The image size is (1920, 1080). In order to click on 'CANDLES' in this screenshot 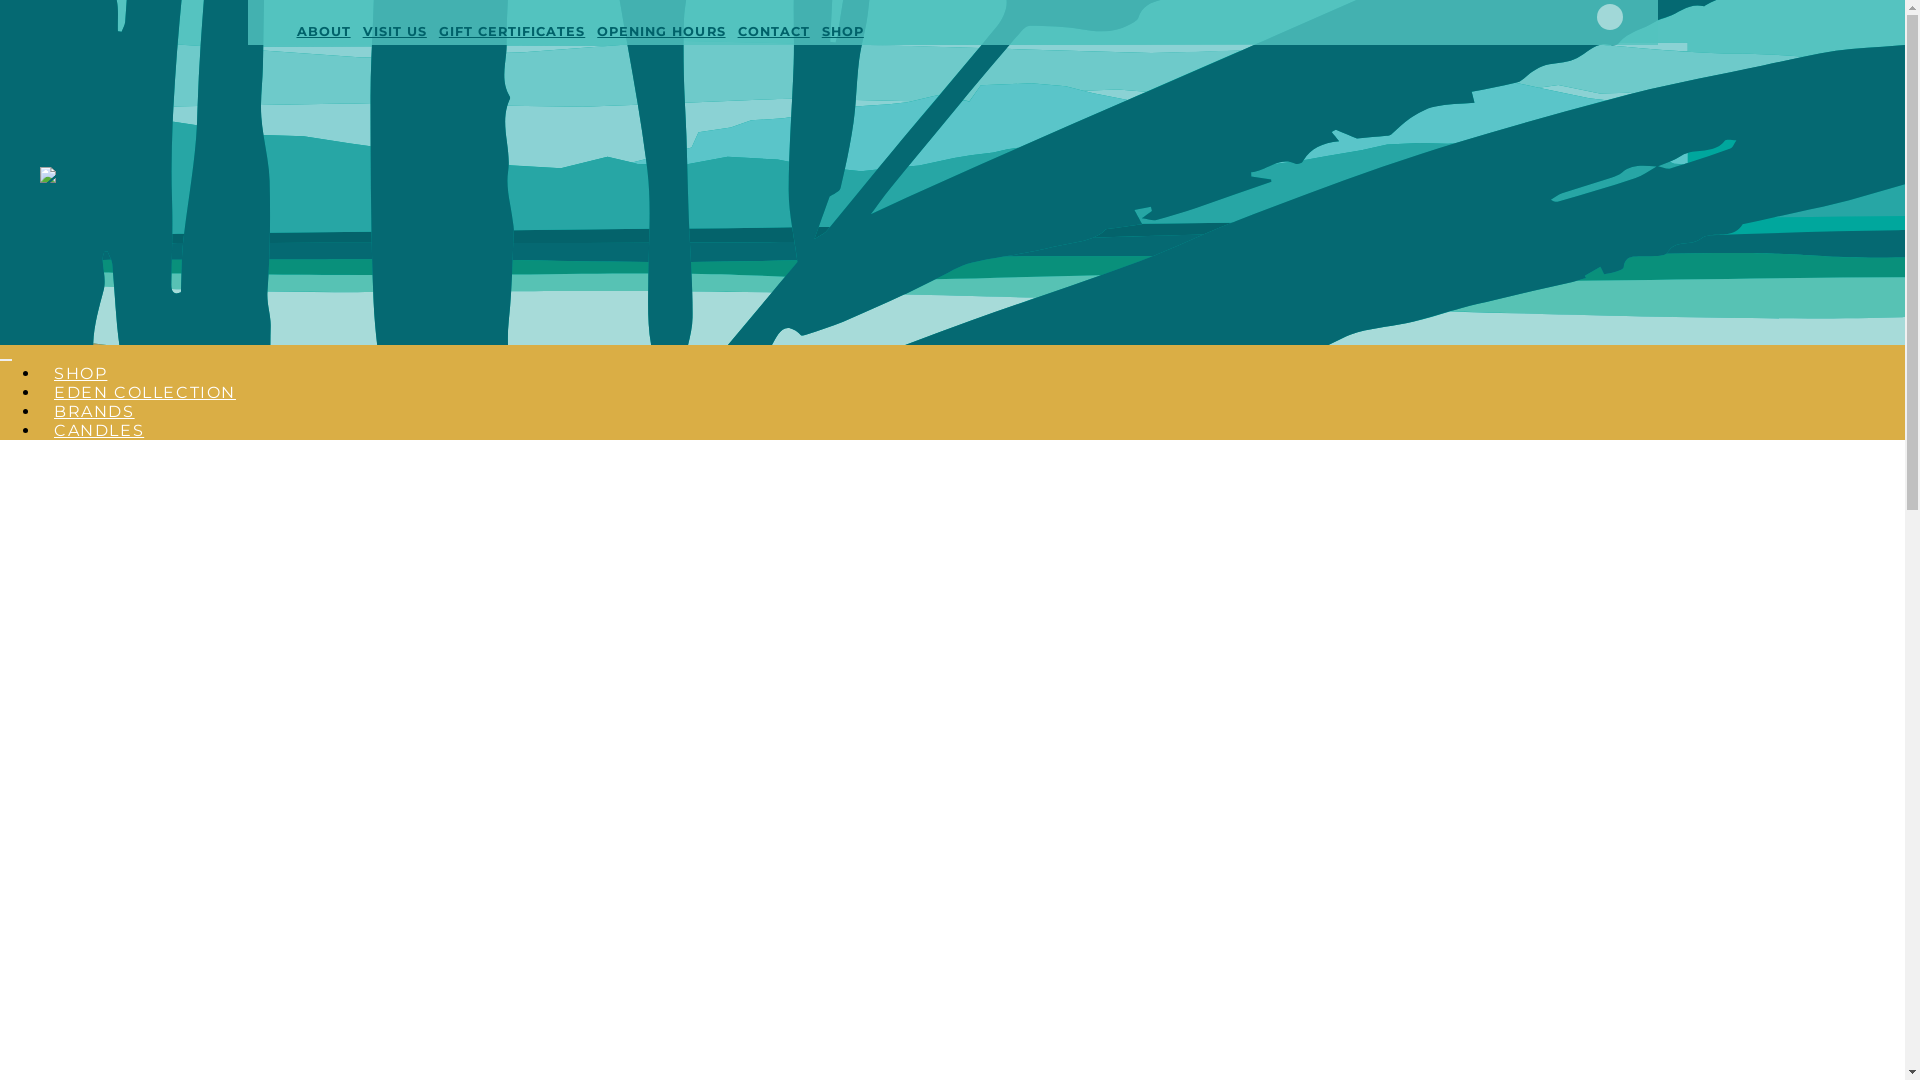, I will do `click(39, 429)`.